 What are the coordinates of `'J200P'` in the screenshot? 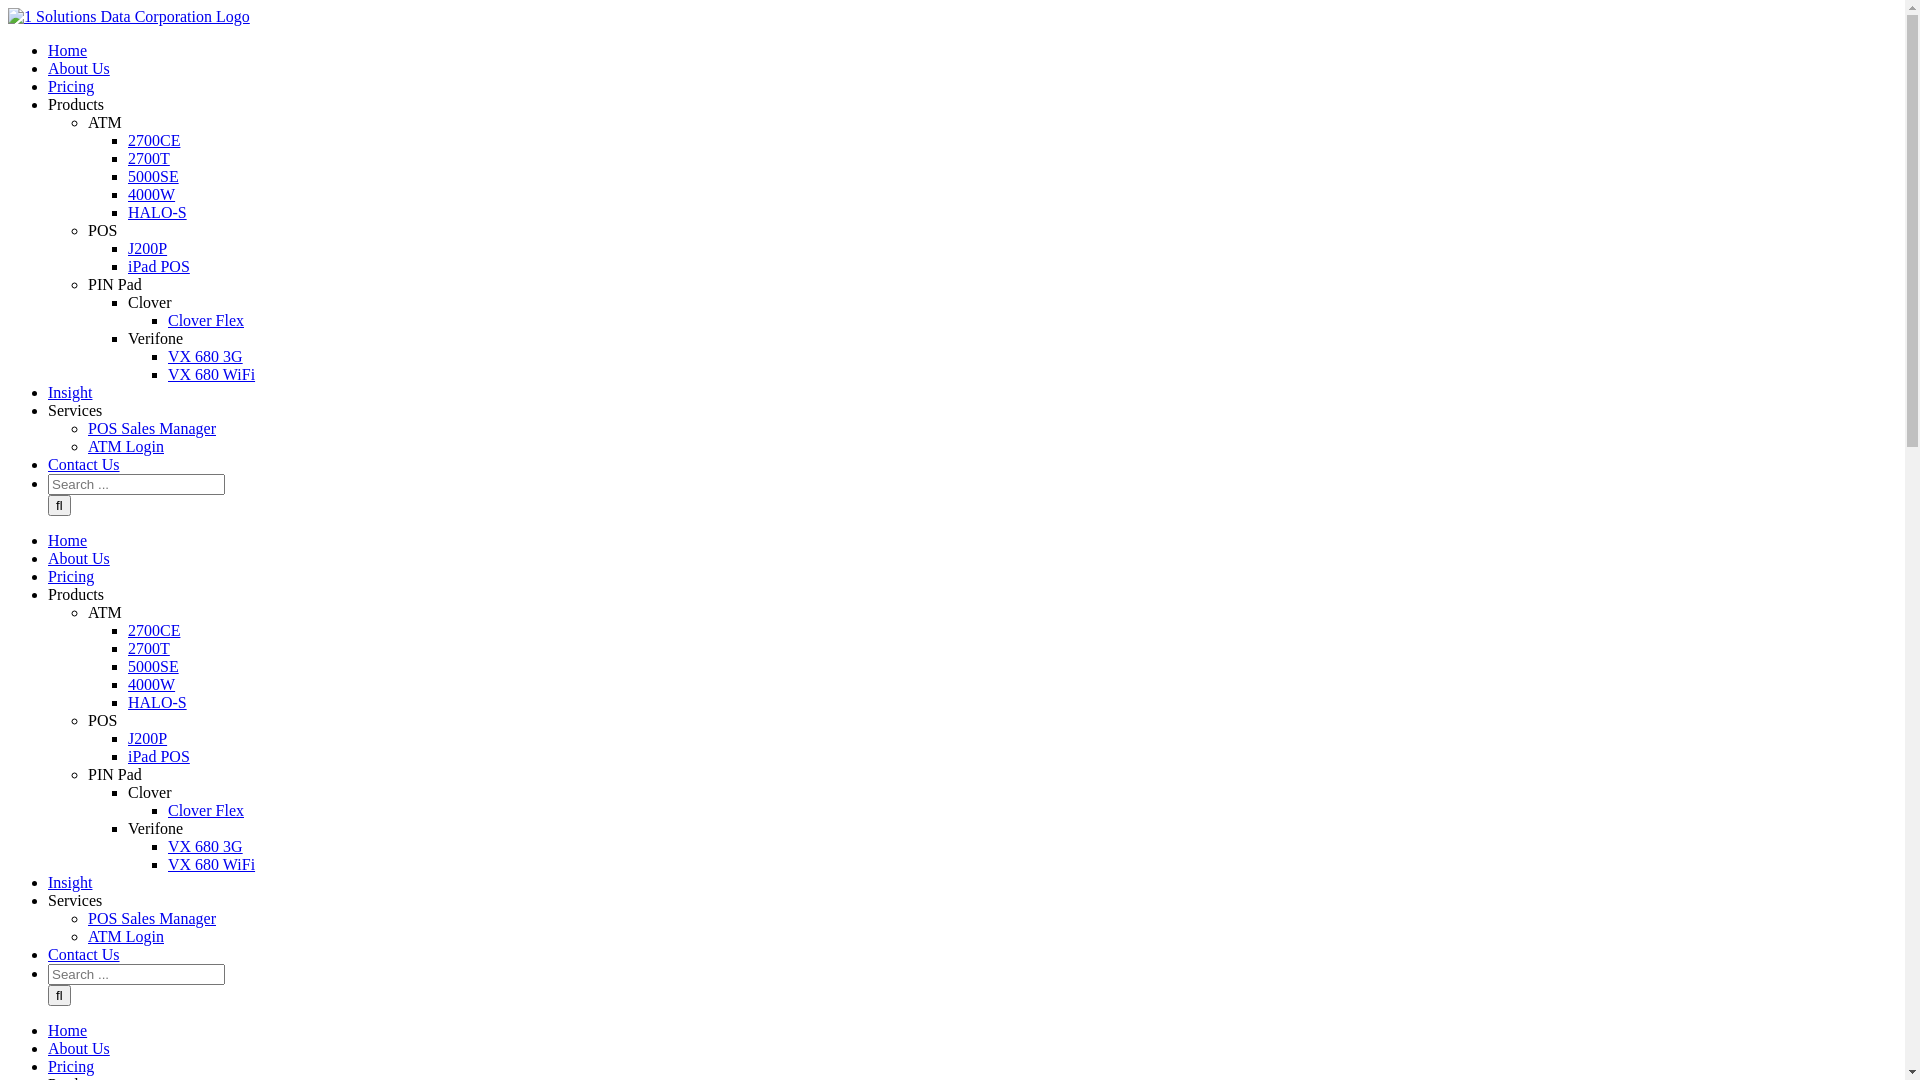 It's located at (146, 738).